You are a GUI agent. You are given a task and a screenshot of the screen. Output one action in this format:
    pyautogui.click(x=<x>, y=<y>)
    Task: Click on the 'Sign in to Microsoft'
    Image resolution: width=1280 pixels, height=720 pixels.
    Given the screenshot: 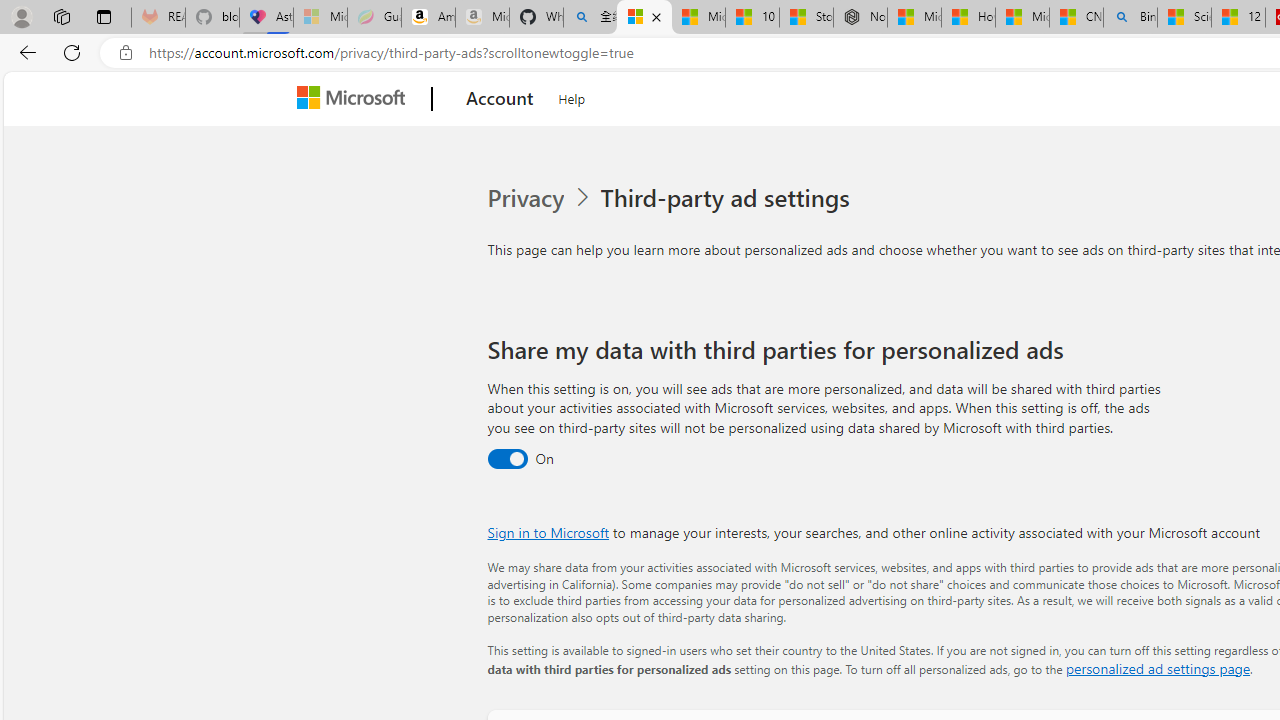 What is the action you would take?
    pyautogui.click(x=548, y=531)
    